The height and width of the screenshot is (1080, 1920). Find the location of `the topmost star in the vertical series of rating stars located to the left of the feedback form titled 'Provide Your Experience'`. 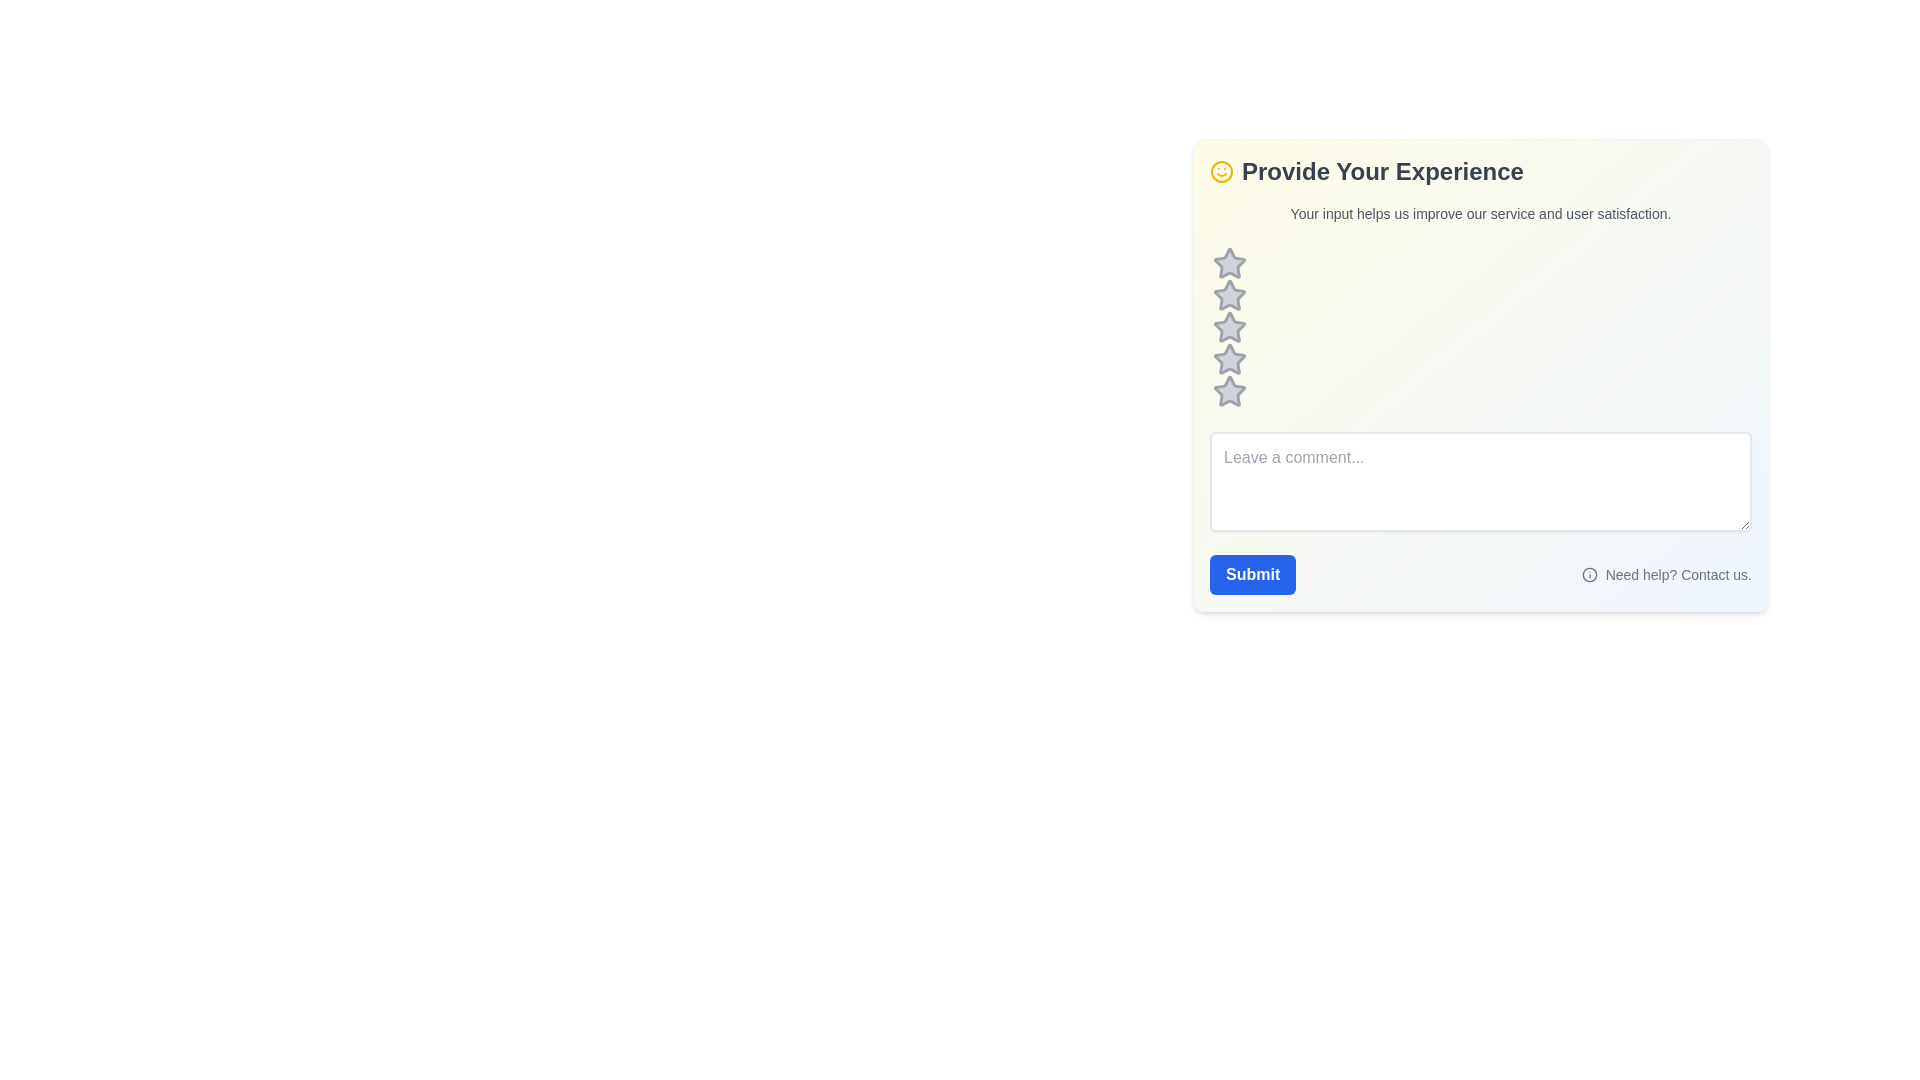

the topmost star in the vertical series of rating stars located to the left of the feedback form titled 'Provide Your Experience' is located at coordinates (1228, 262).